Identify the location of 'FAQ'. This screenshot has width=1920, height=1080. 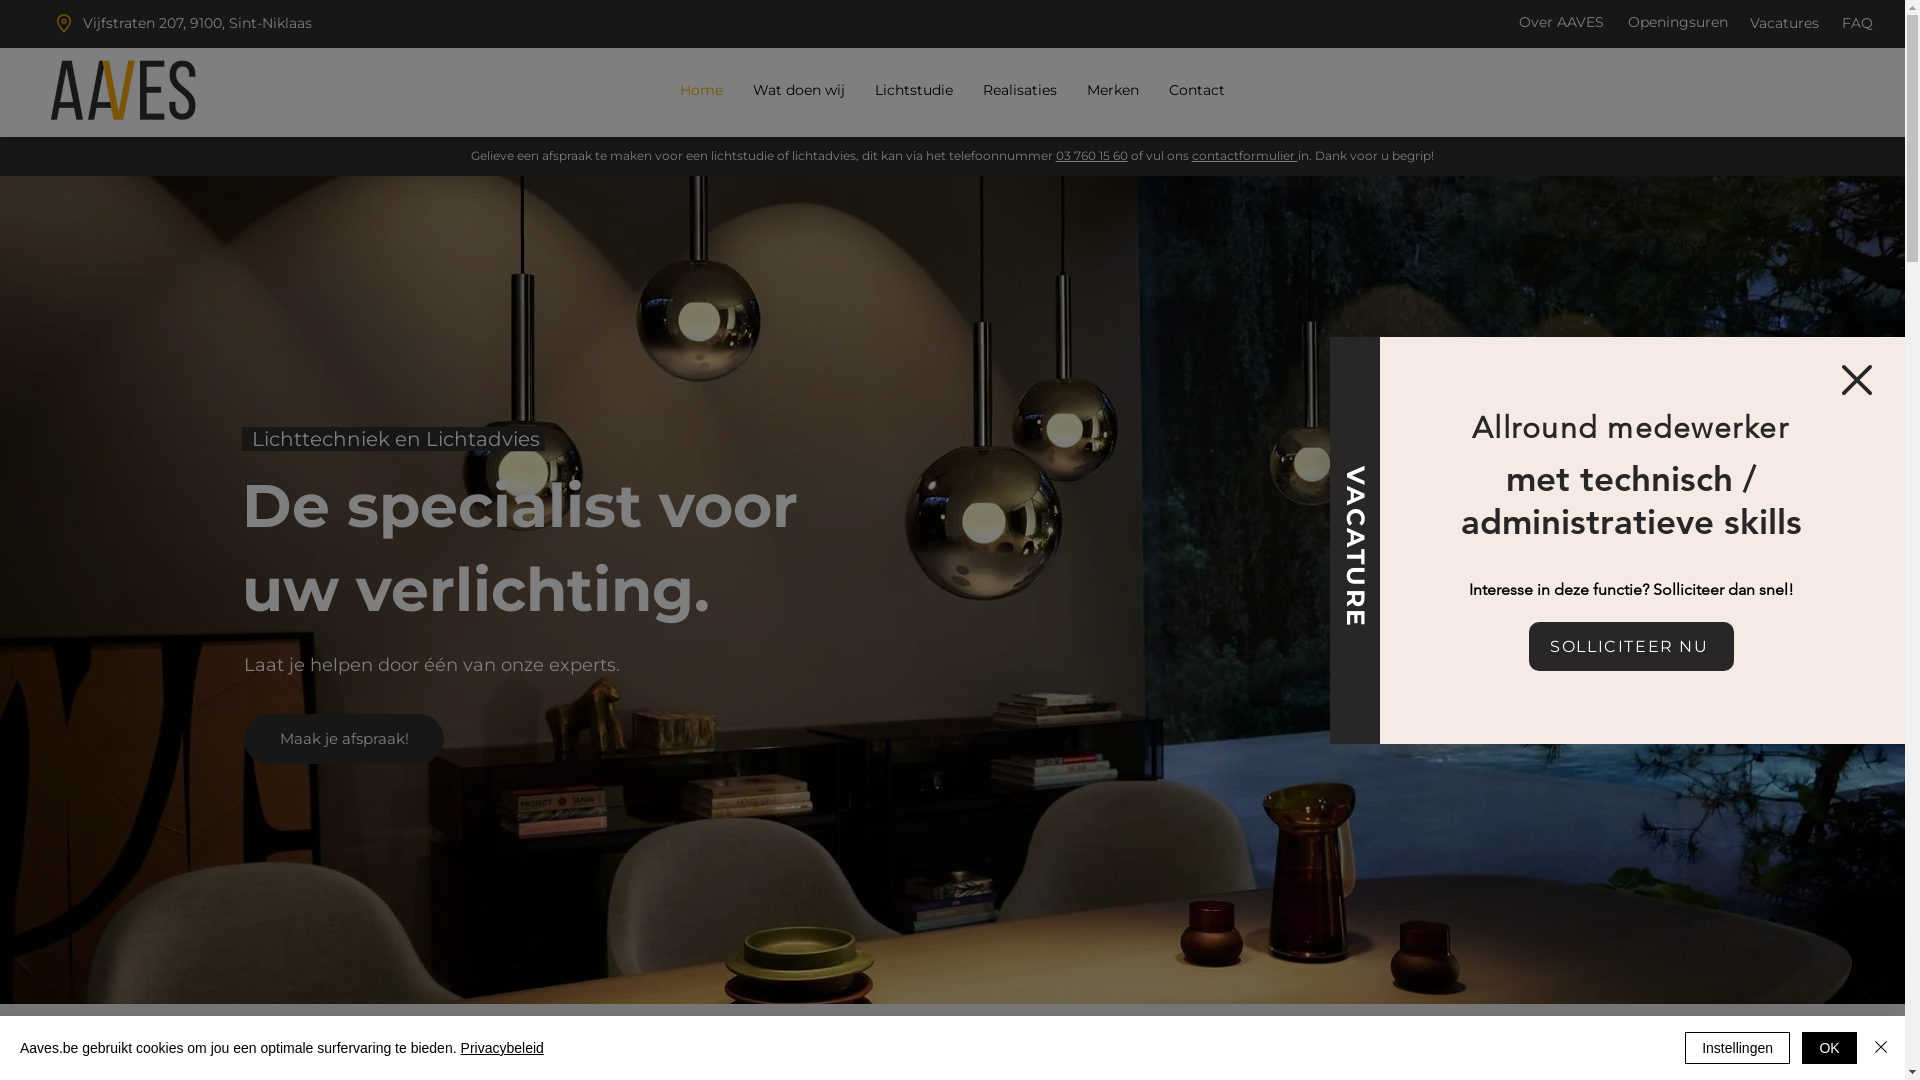
(1841, 23).